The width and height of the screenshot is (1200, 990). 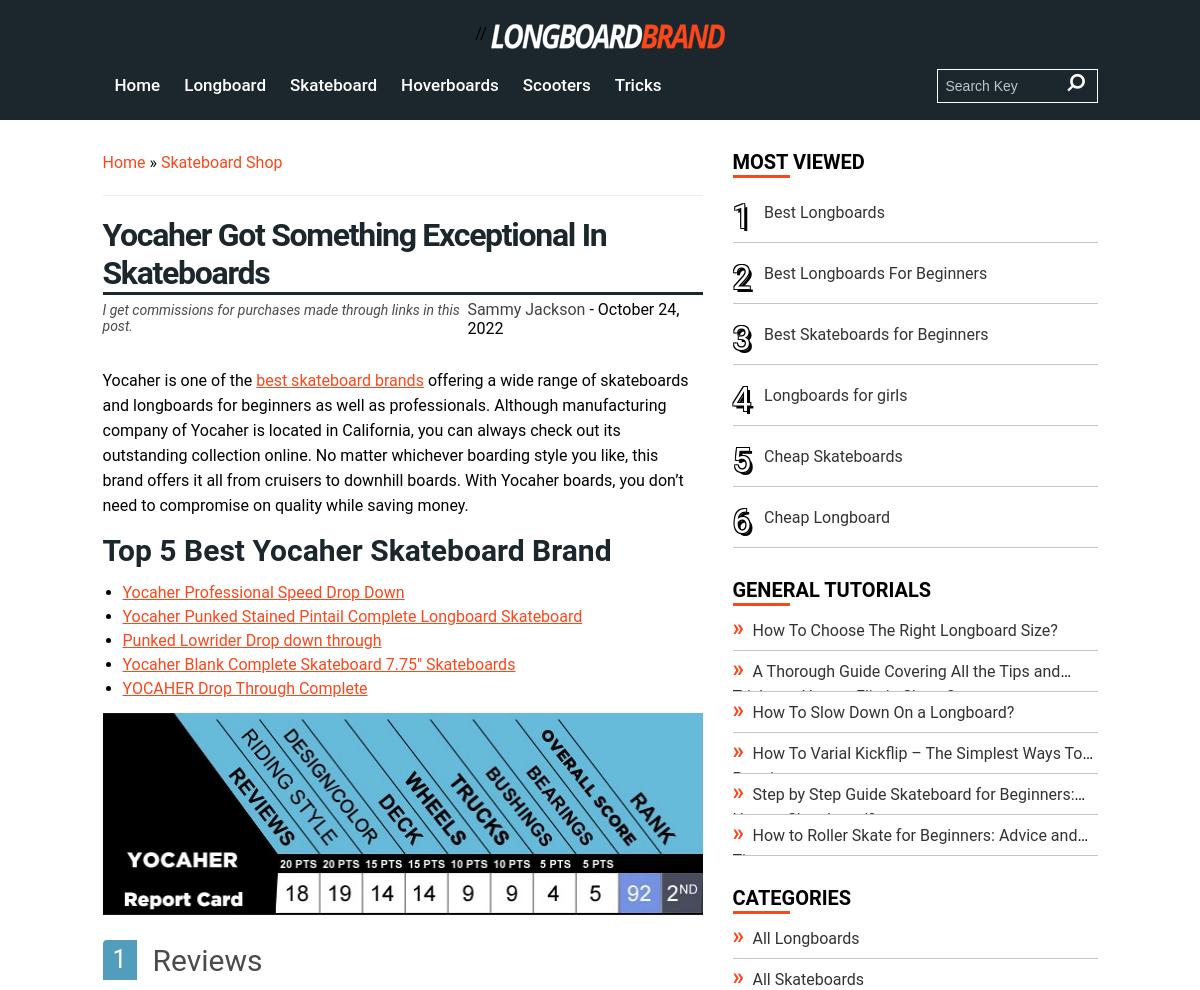 I want to click on 'Best Skateboards for Beginners', so click(x=763, y=333).